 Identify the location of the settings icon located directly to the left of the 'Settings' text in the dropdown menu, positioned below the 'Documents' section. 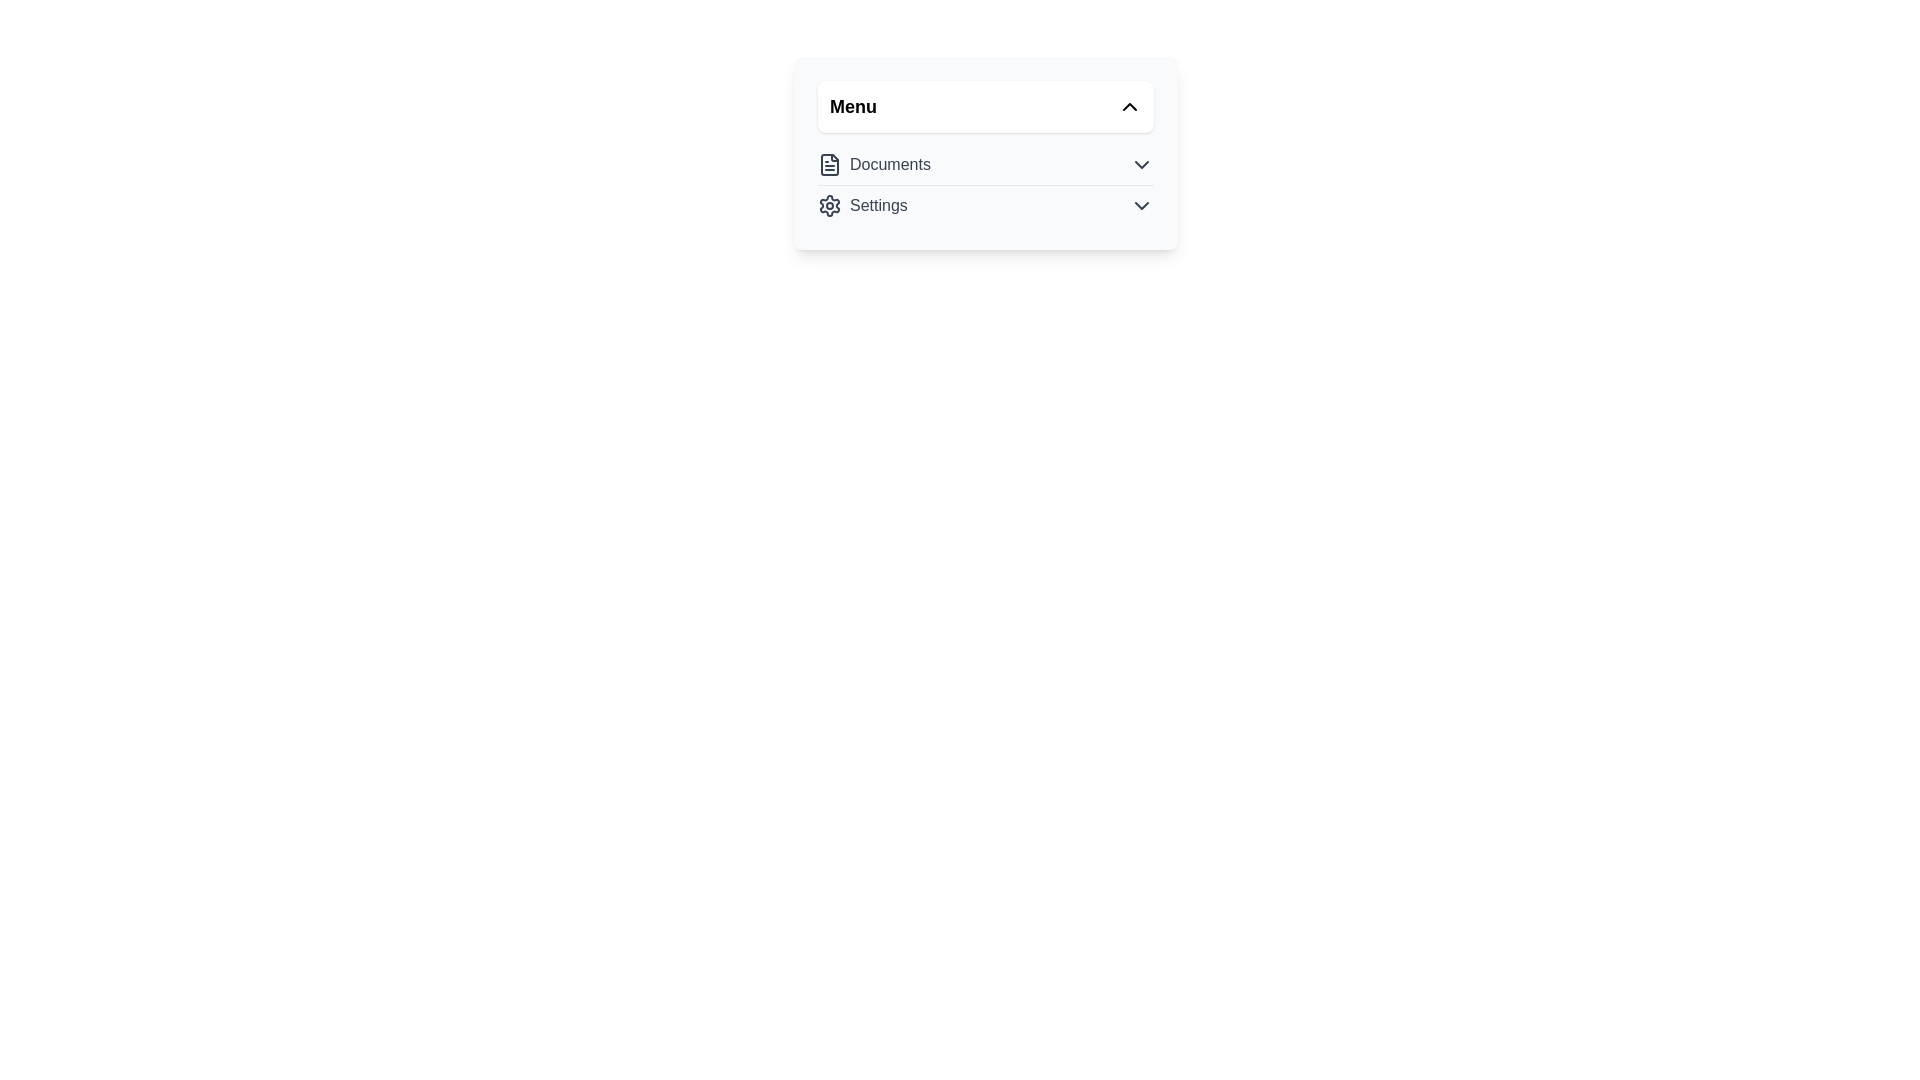
(830, 205).